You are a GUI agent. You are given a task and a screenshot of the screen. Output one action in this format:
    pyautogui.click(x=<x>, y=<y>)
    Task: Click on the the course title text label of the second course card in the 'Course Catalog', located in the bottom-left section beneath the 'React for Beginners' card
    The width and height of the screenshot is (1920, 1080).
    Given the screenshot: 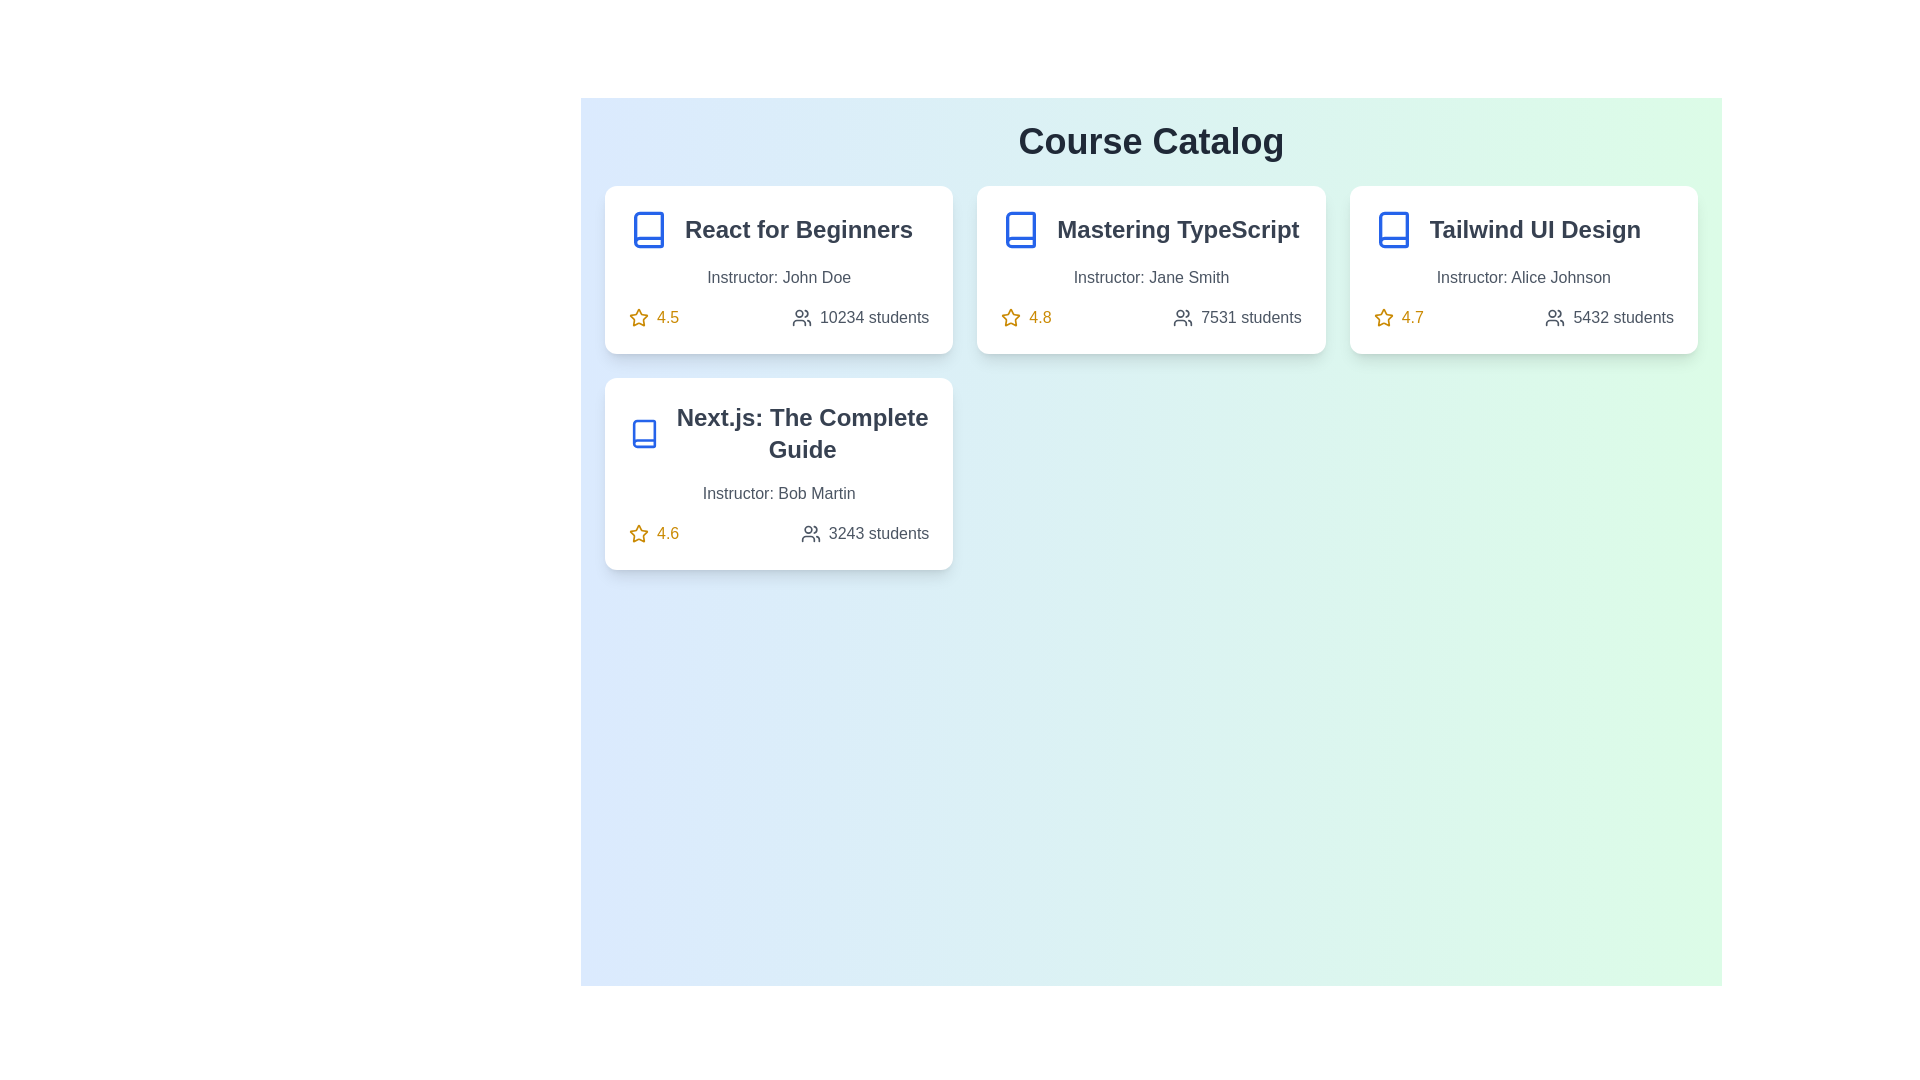 What is the action you would take?
    pyautogui.click(x=778, y=433)
    